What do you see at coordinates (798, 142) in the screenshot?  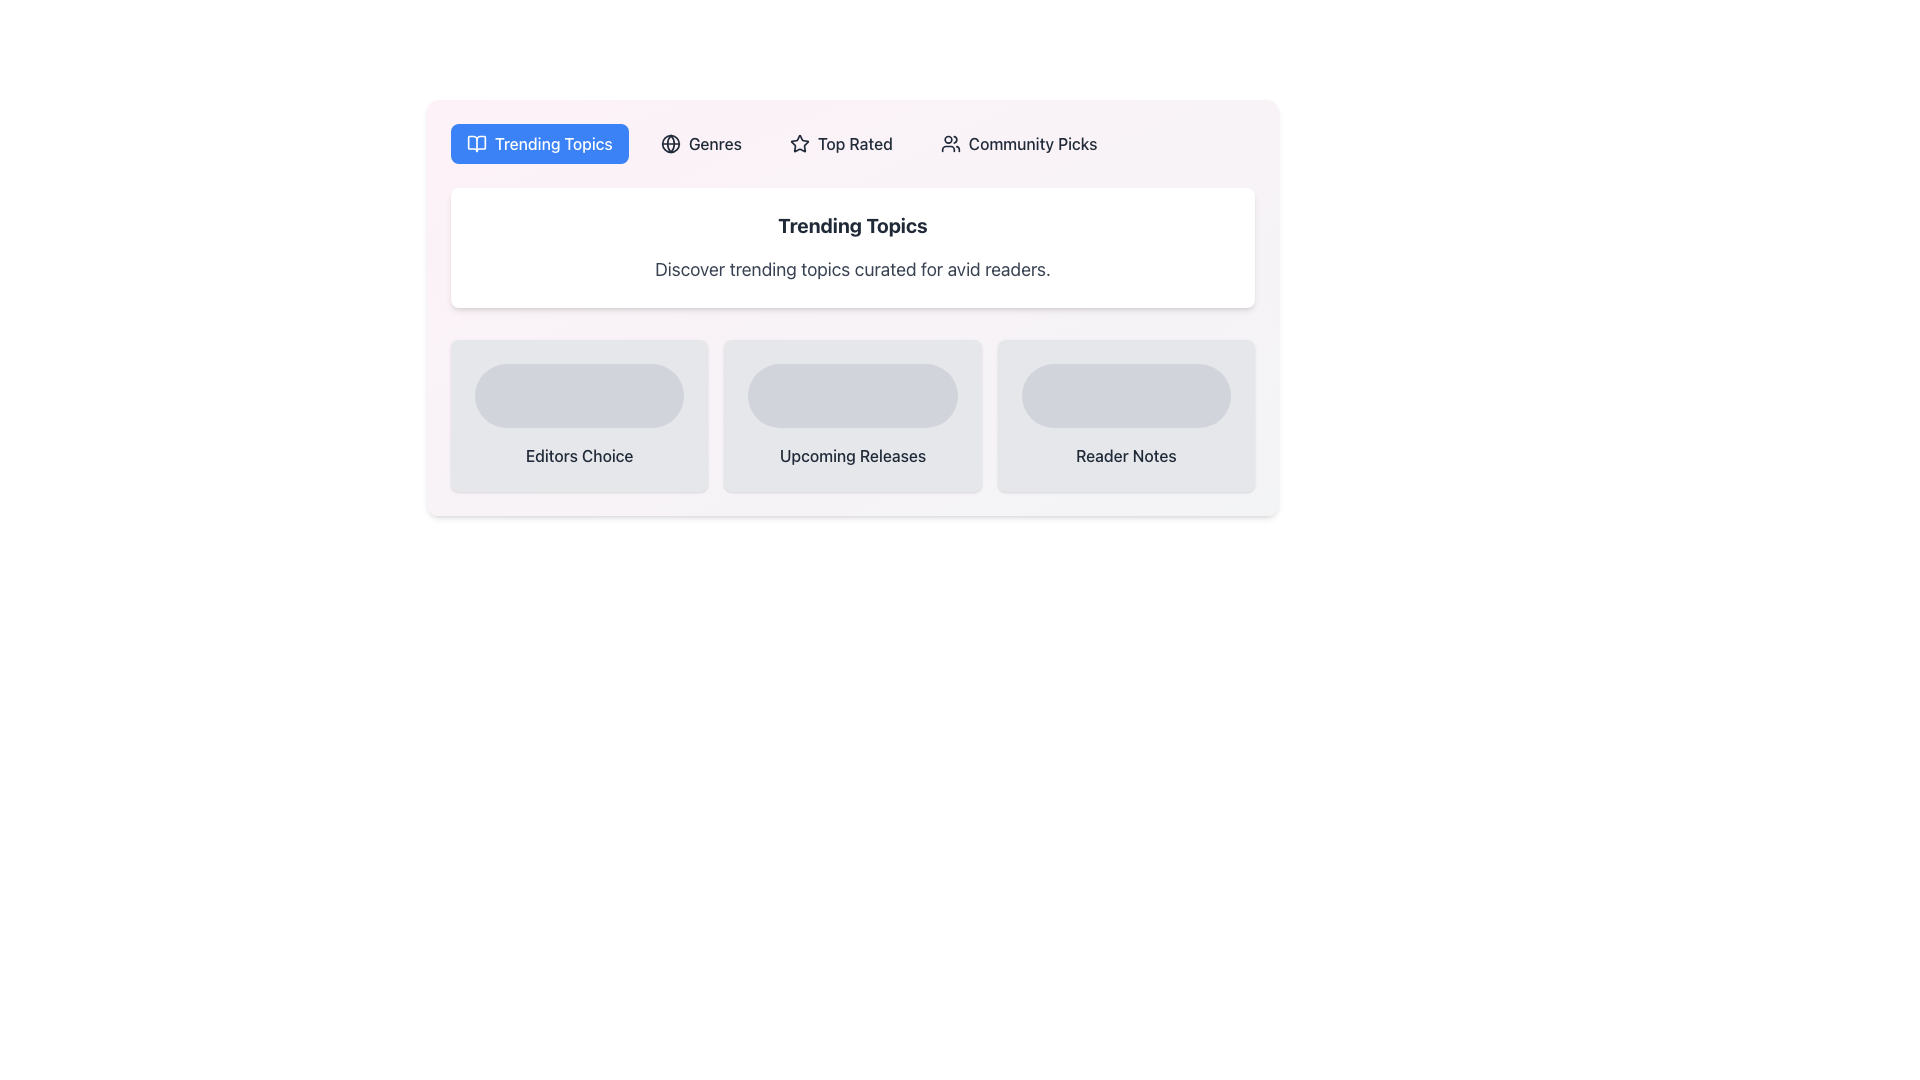 I see `the star-shaped icon with a hollow center, located within the 'Top Rated' button, on the left side of the text label` at bounding box center [798, 142].